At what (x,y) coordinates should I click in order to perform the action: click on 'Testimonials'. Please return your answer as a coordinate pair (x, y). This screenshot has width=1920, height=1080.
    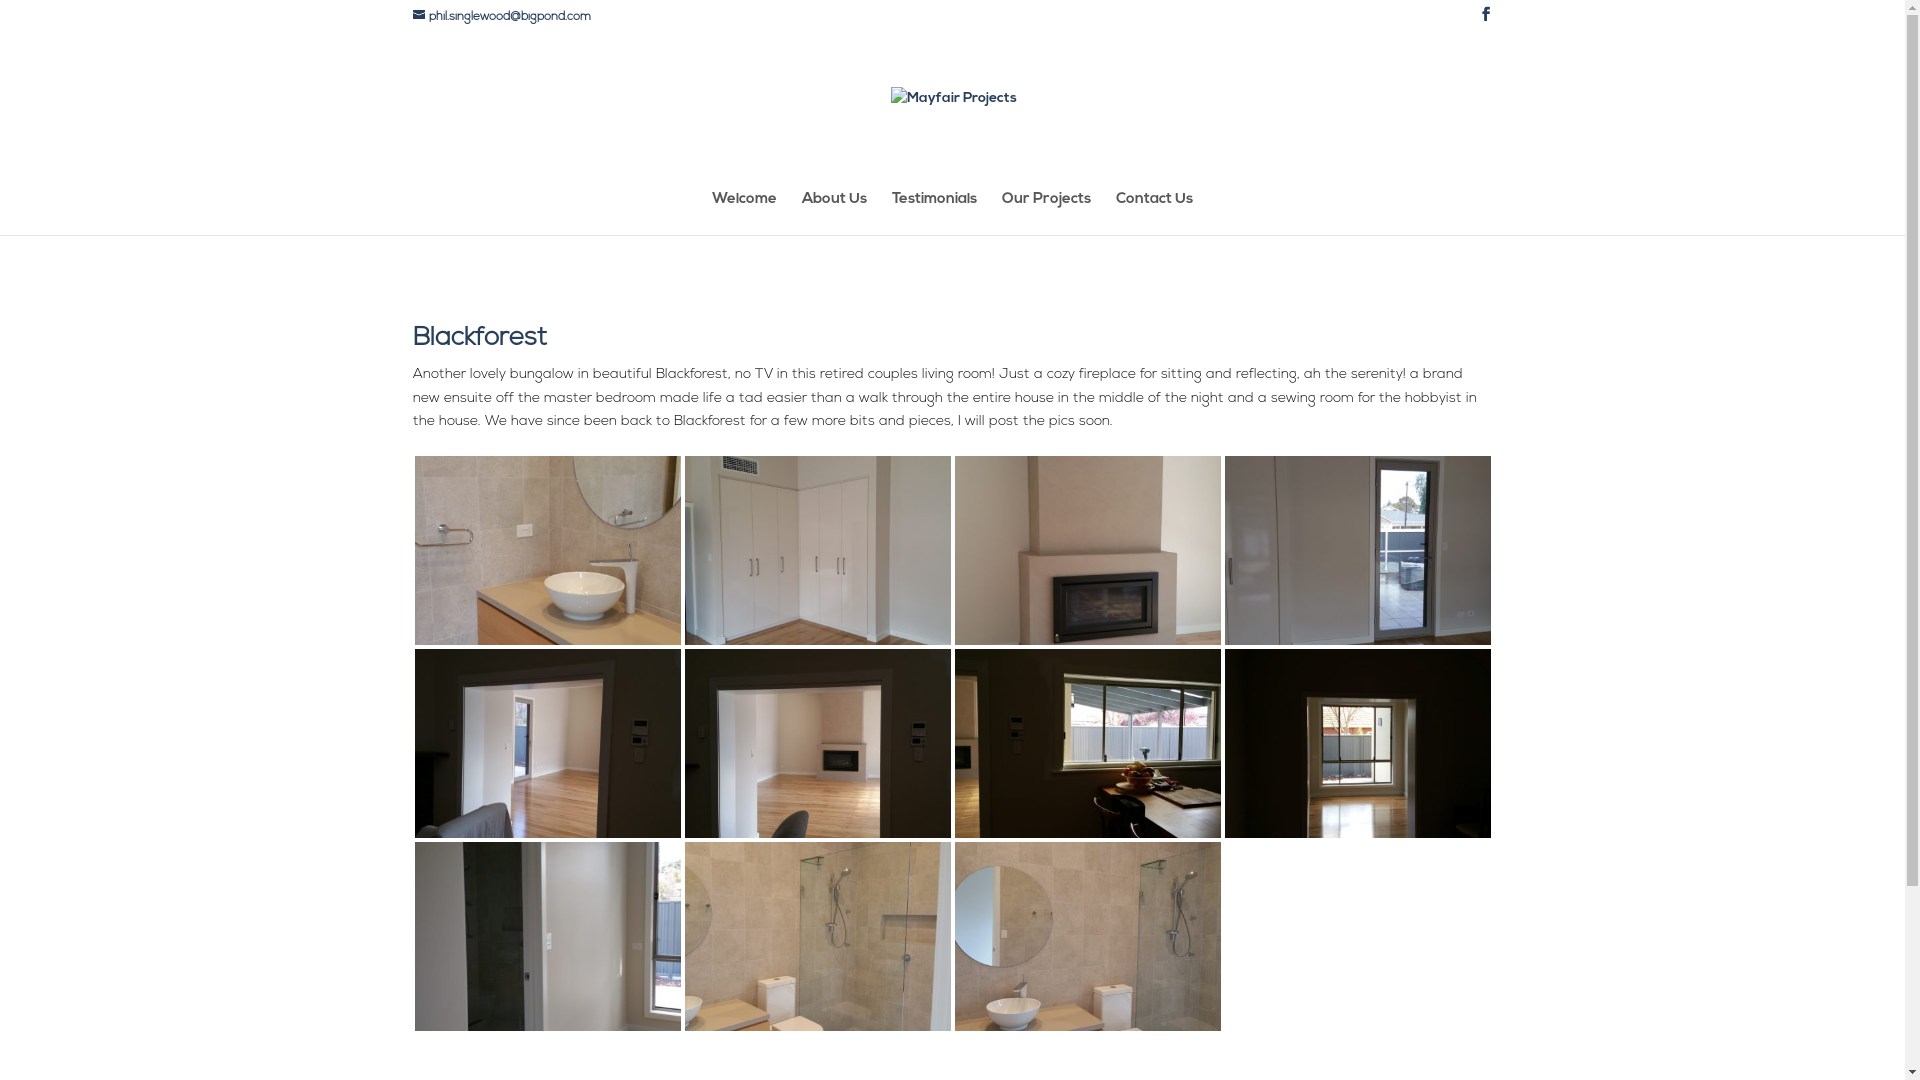
    Looking at the image, I should click on (933, 213).